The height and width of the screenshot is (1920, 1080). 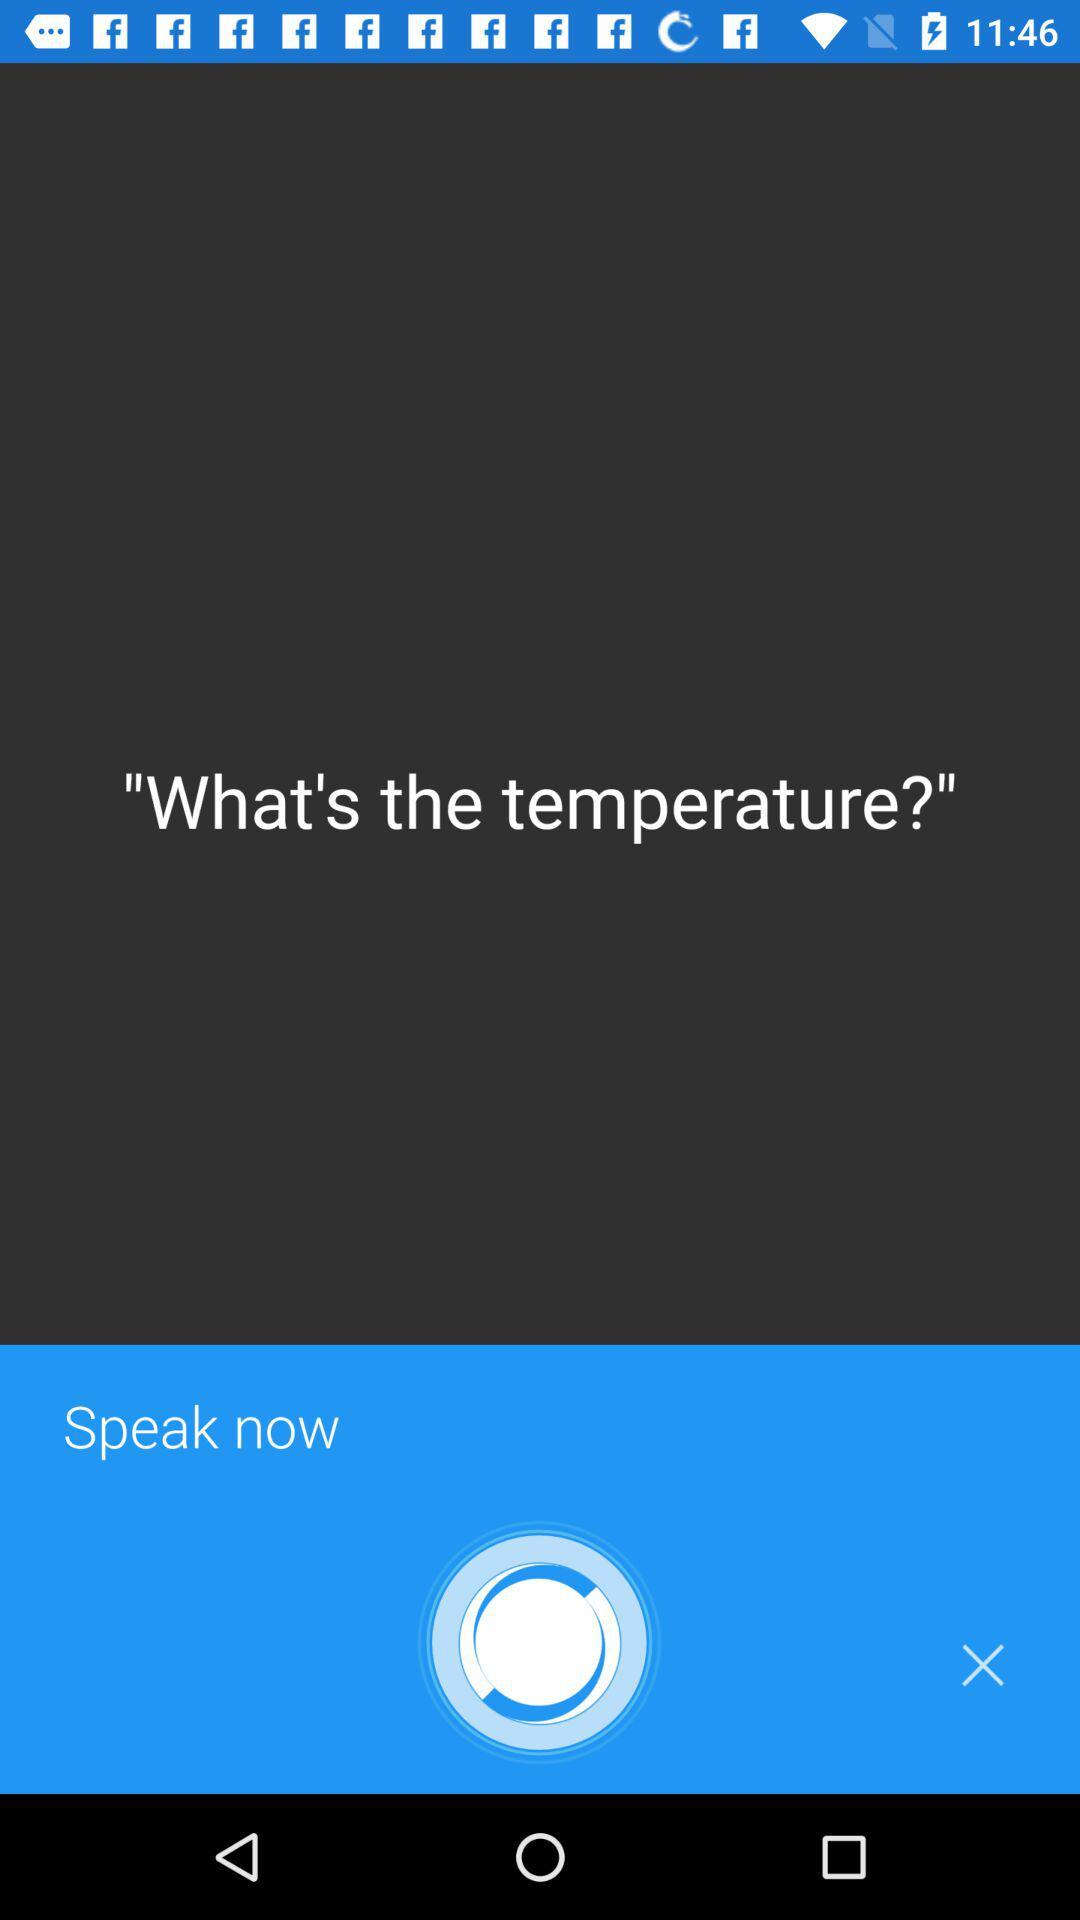 I want to click on the item below the speak now item, so click(x=538, y=1642).